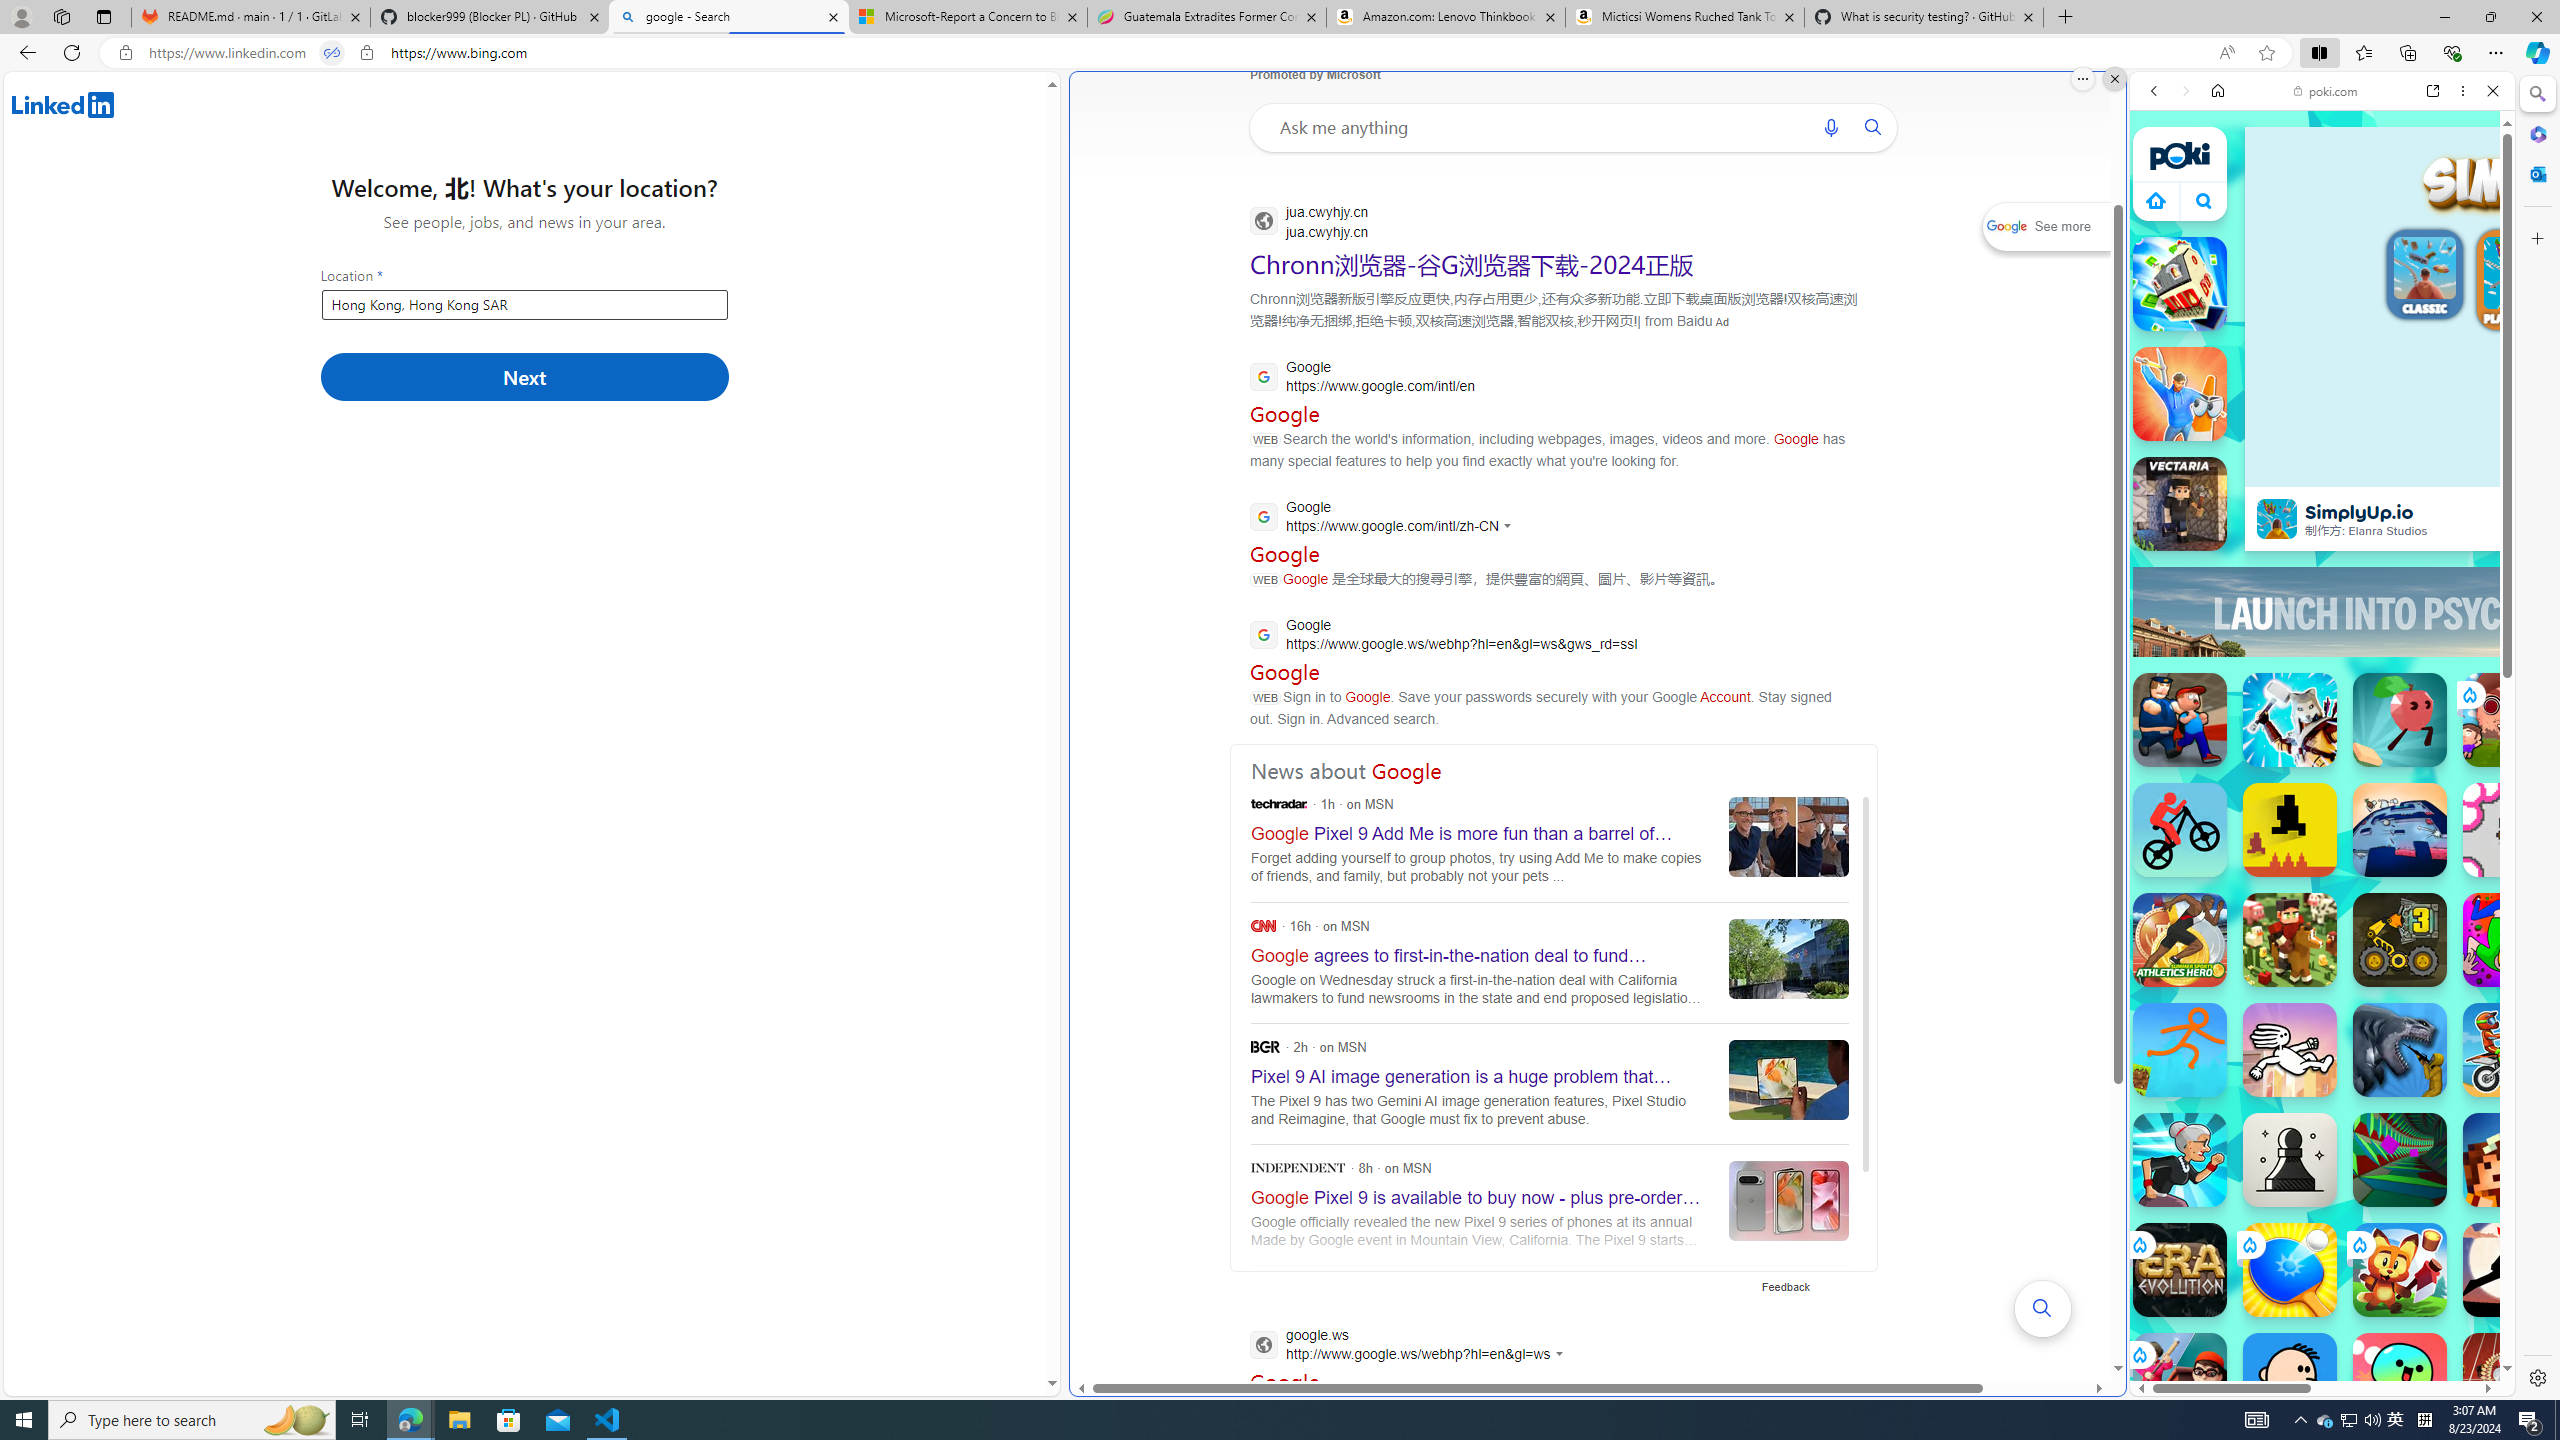 The height and width of the screenshot is (1440, 2560). What do you see at coordinates (2400, 720) in the screenshot?
I see `'Up Together'` at bounding box center [2400, 720].